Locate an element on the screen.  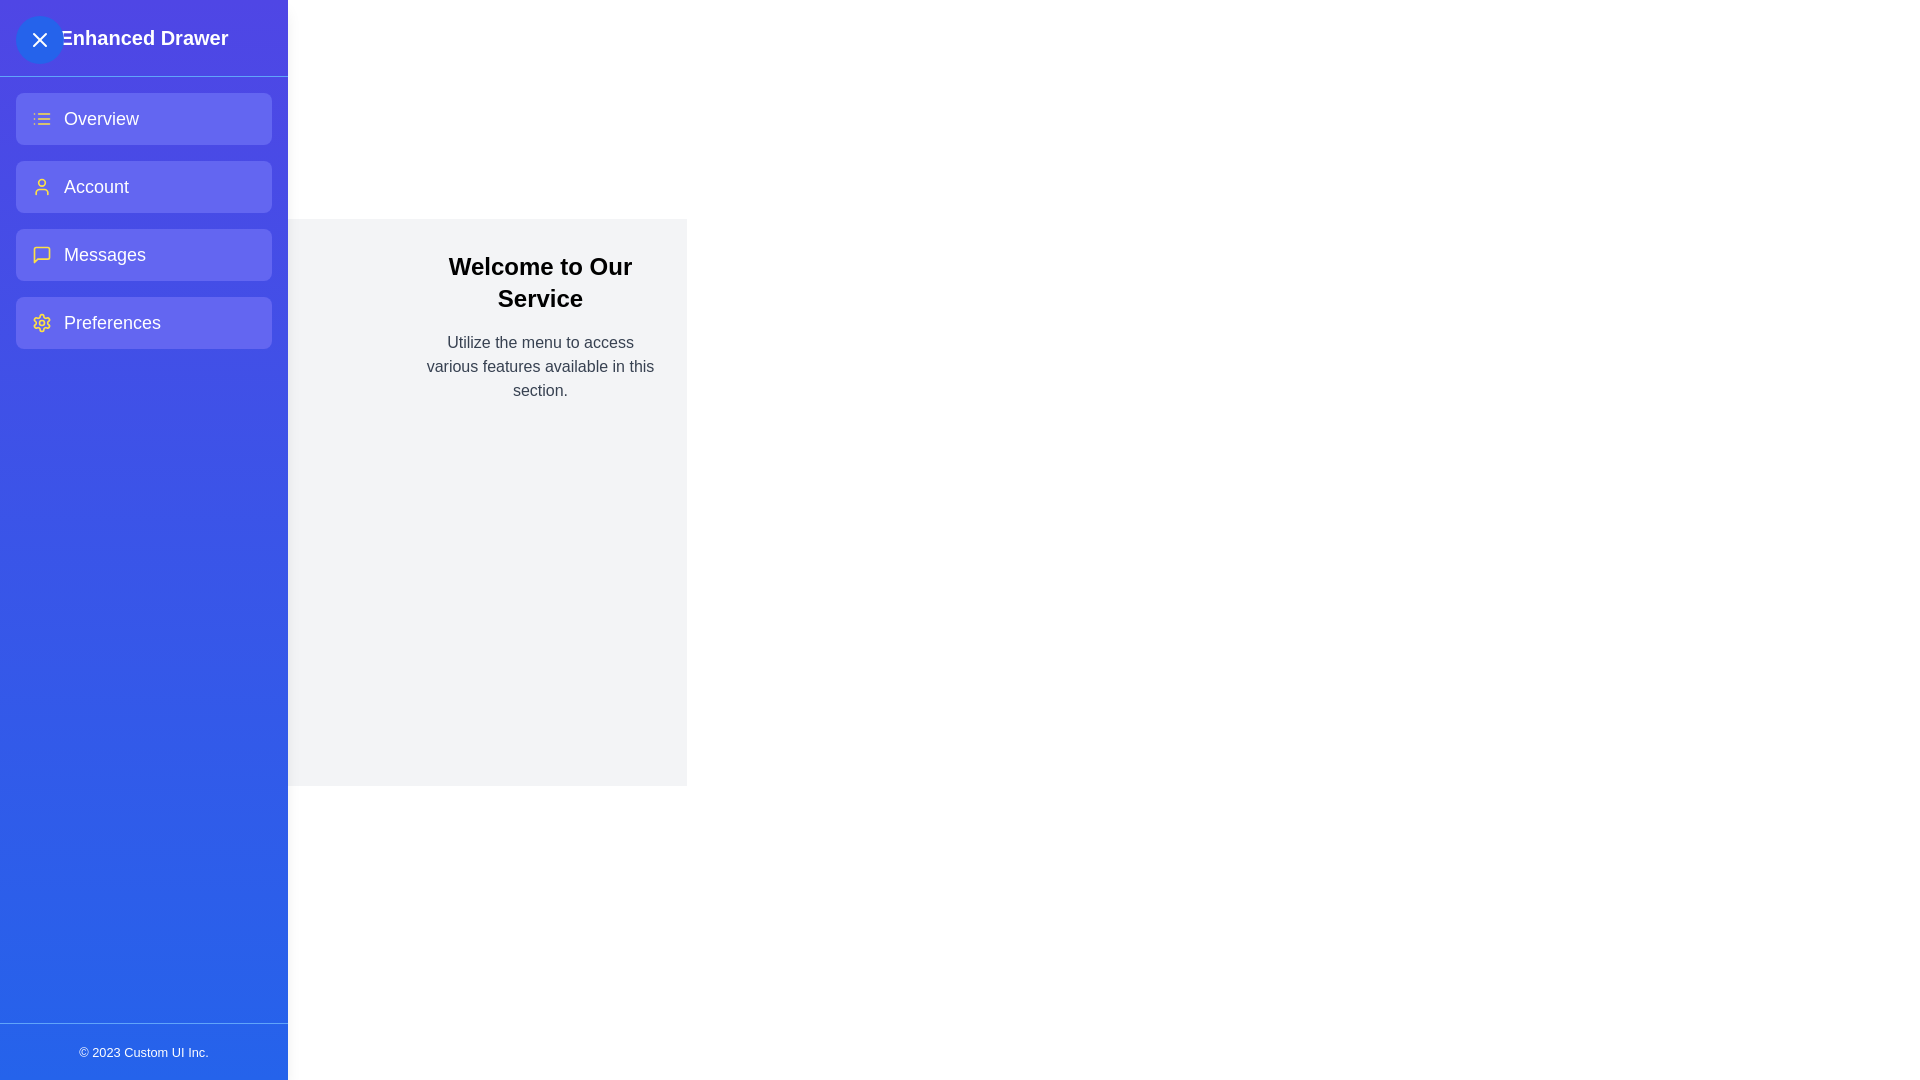
the 'Account' menu icon located in the vertical navigation panel, positioned to the left of the 'Account' text label is located at coordinates (42, 186).